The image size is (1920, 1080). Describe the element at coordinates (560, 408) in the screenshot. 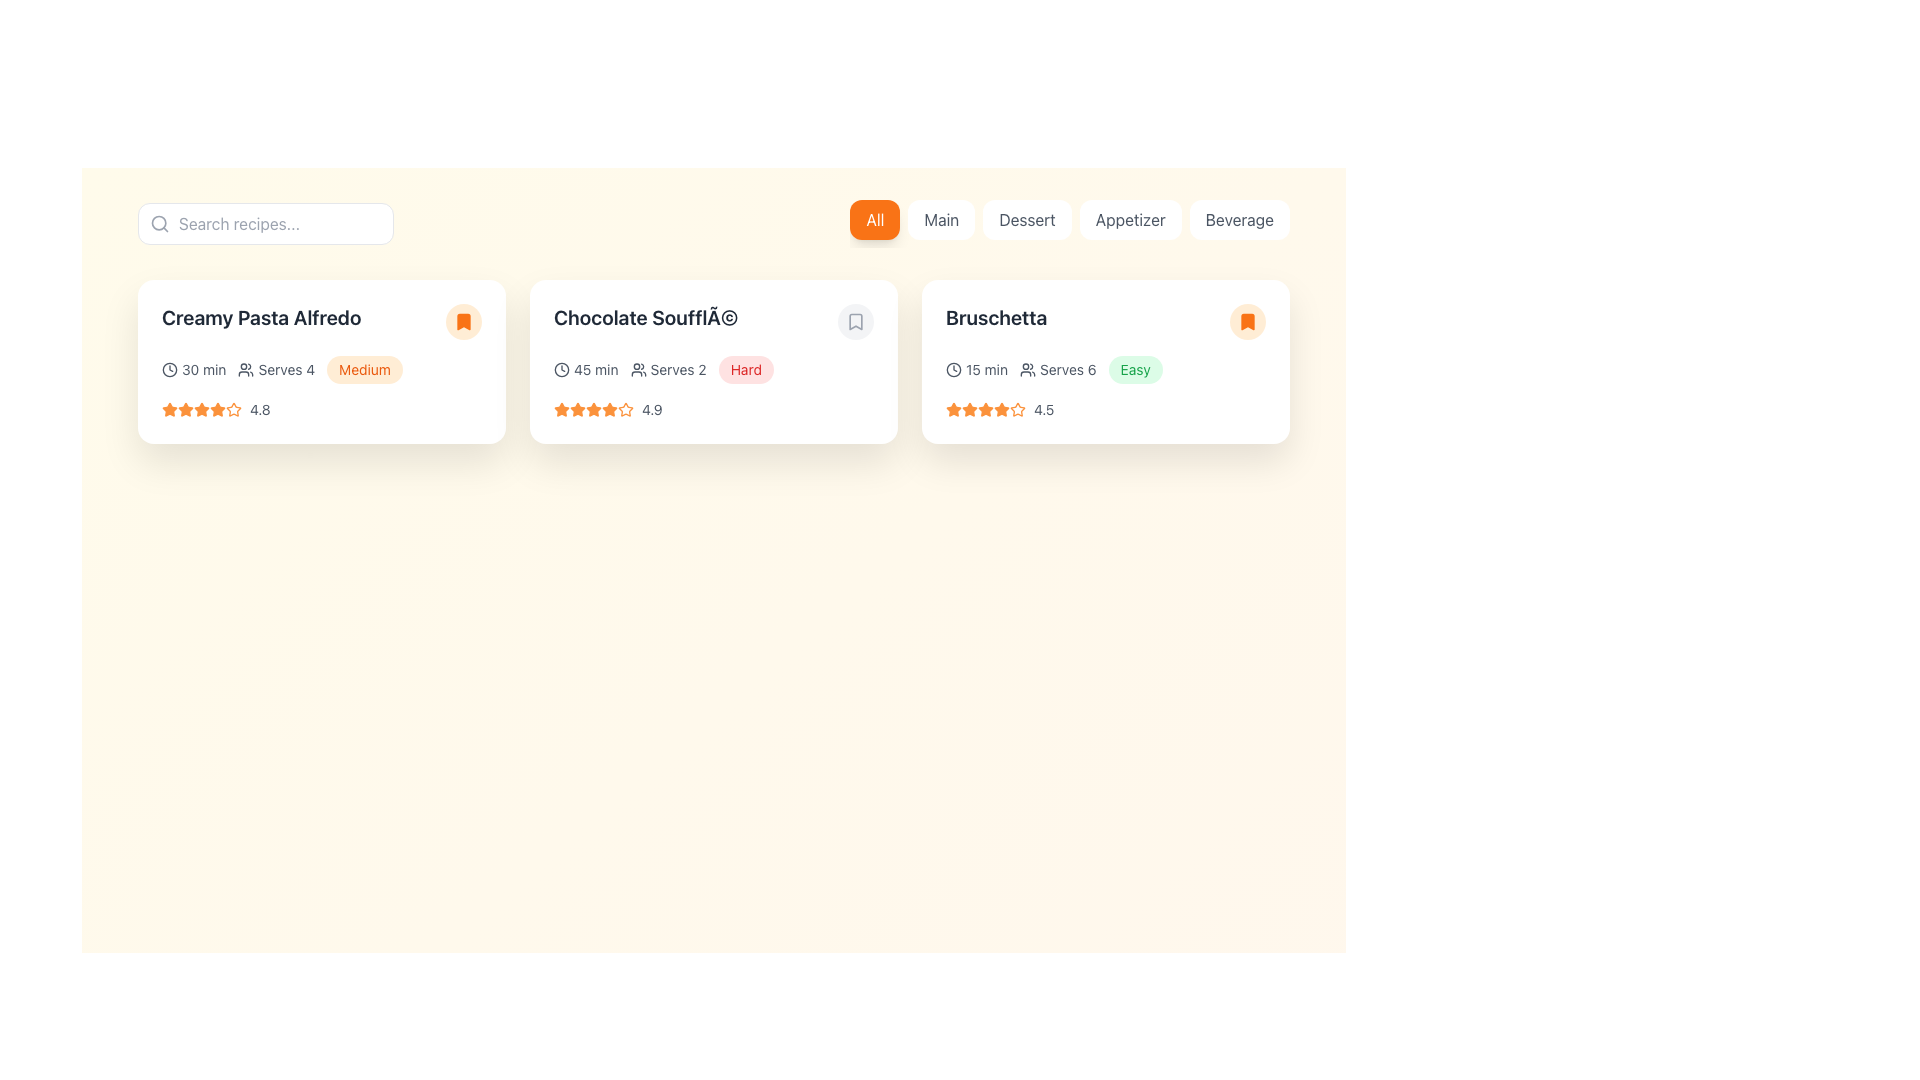

I see `the first star icon in the rating system displayed below the 'Chocolate Soufflé' card` at that location.